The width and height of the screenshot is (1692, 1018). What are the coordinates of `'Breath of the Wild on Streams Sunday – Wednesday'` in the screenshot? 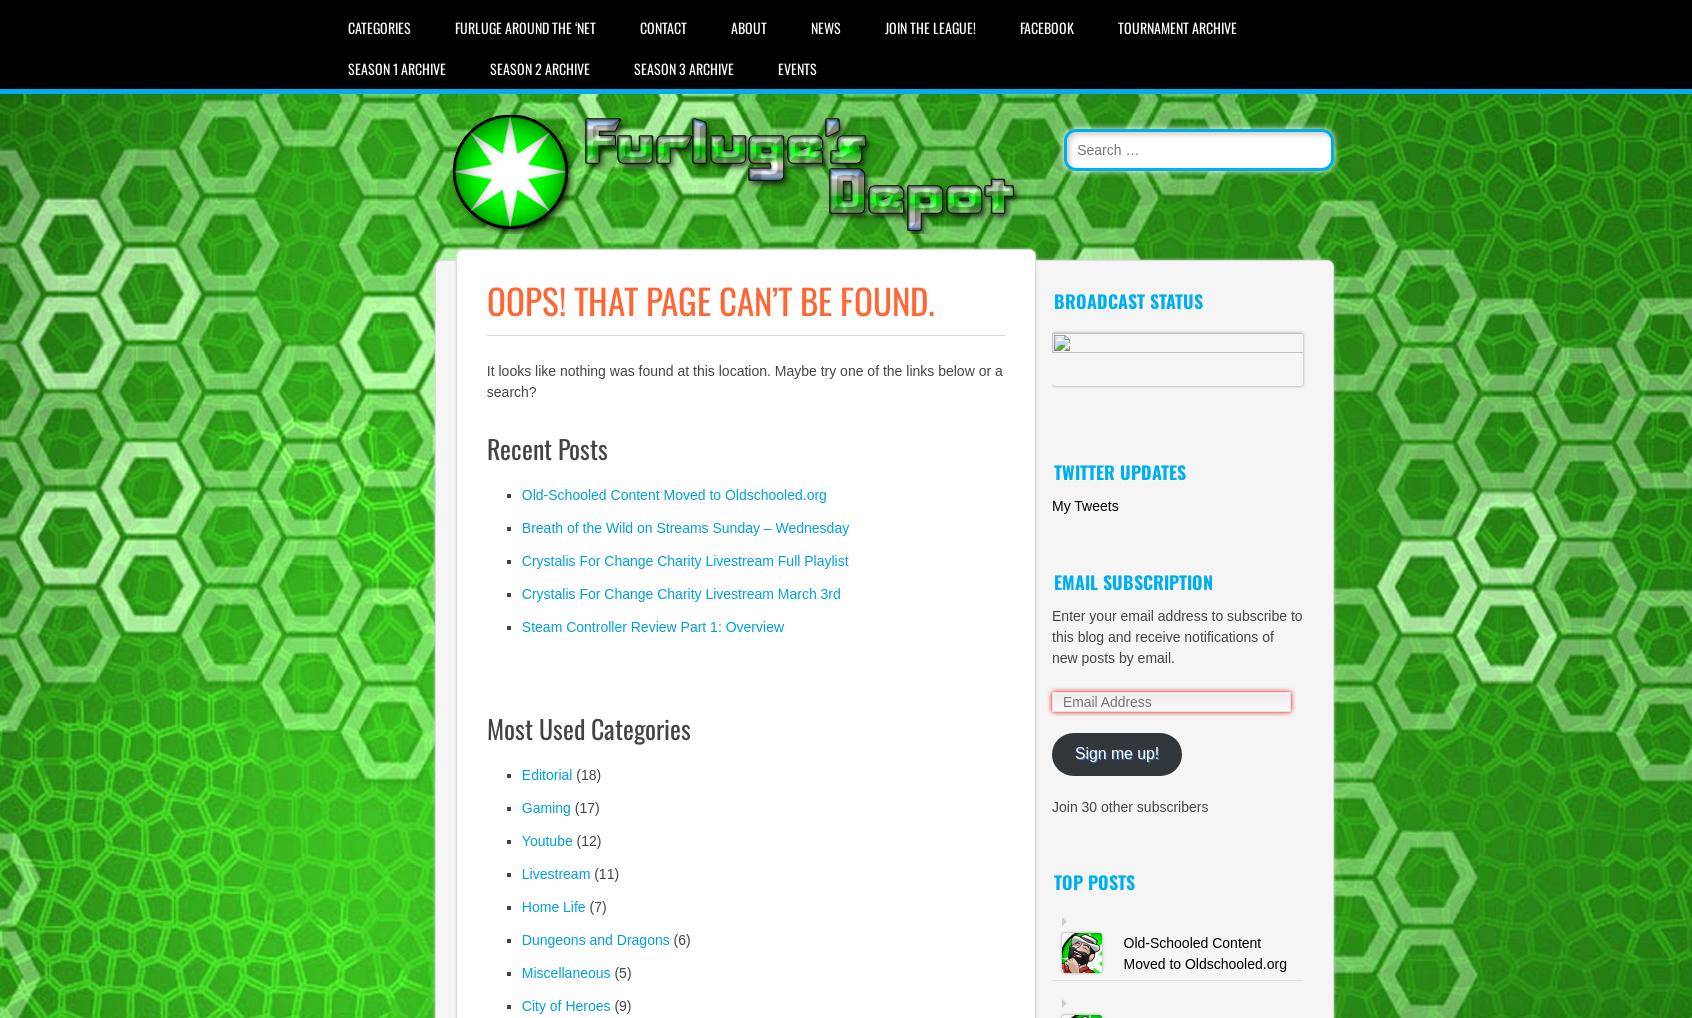 It's located at (684, 526).